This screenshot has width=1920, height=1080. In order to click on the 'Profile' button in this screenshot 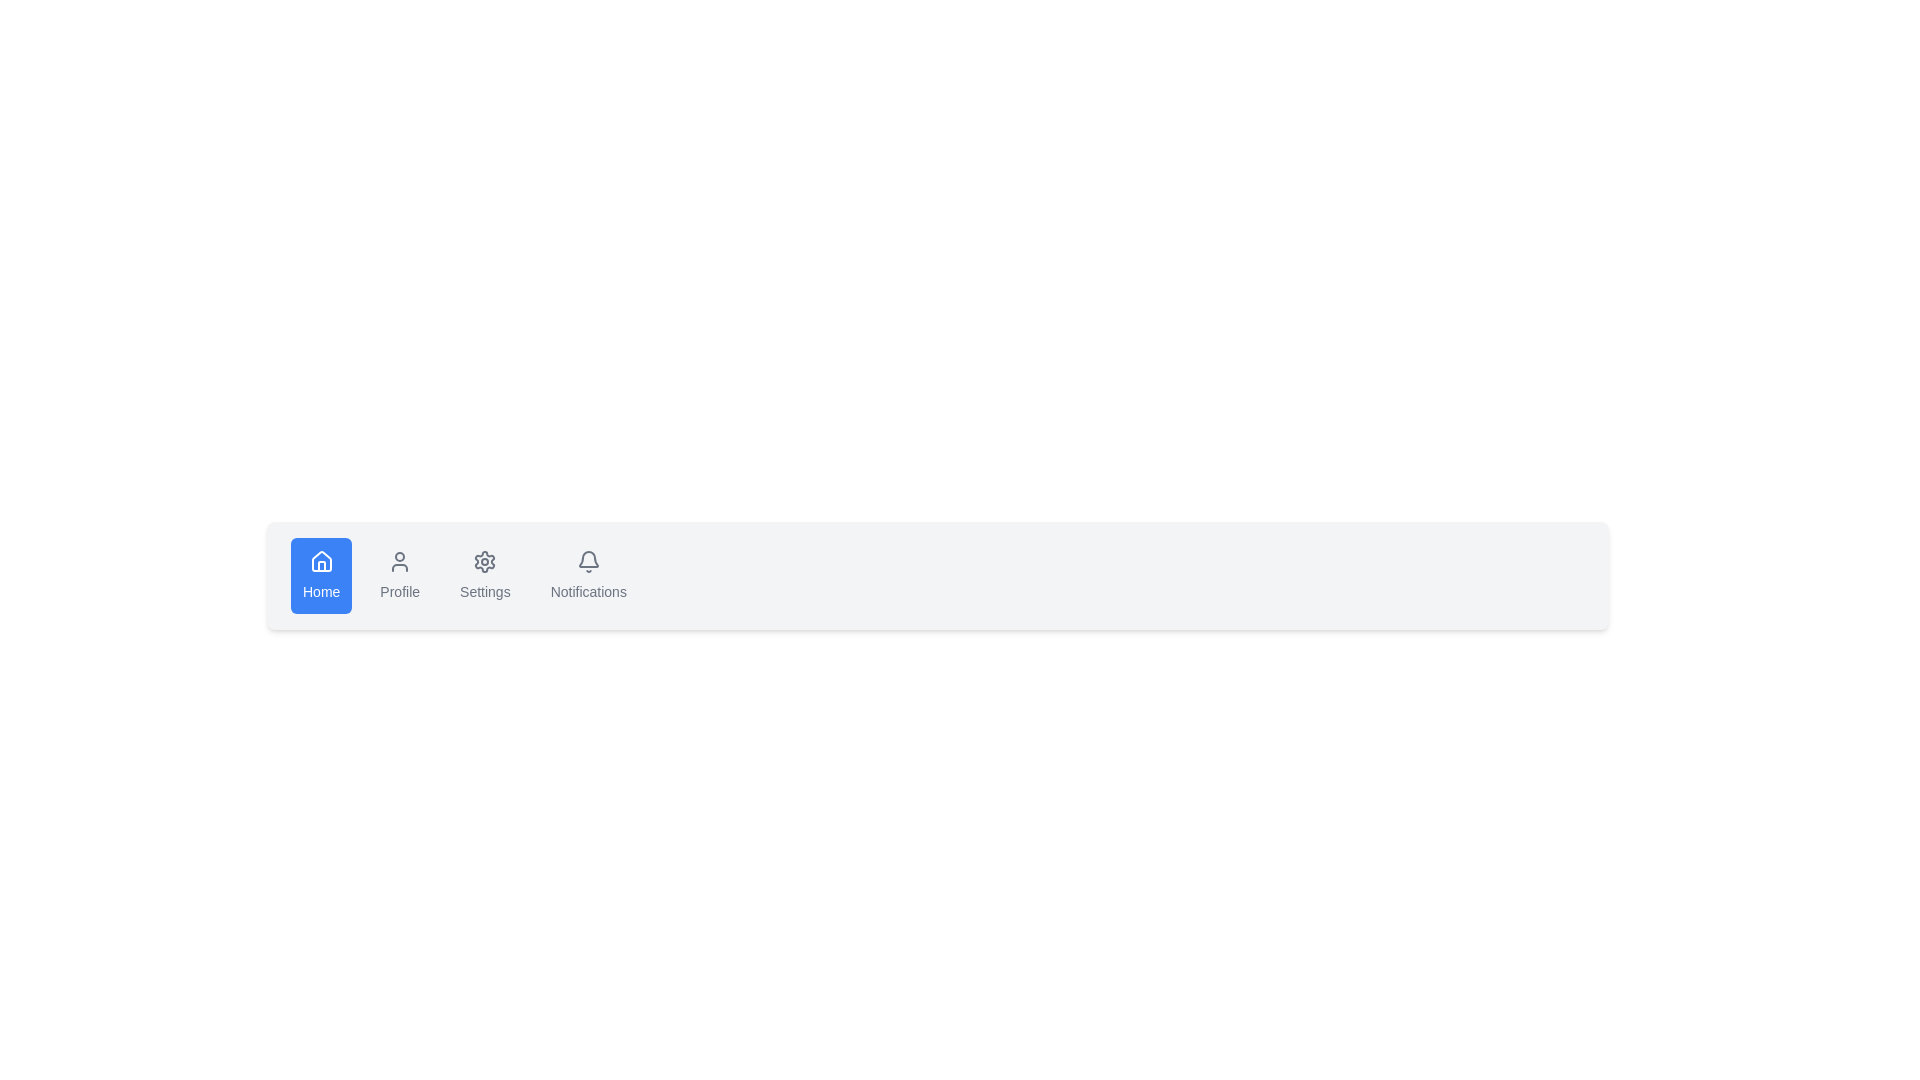, I will do `click(400, 575)`.